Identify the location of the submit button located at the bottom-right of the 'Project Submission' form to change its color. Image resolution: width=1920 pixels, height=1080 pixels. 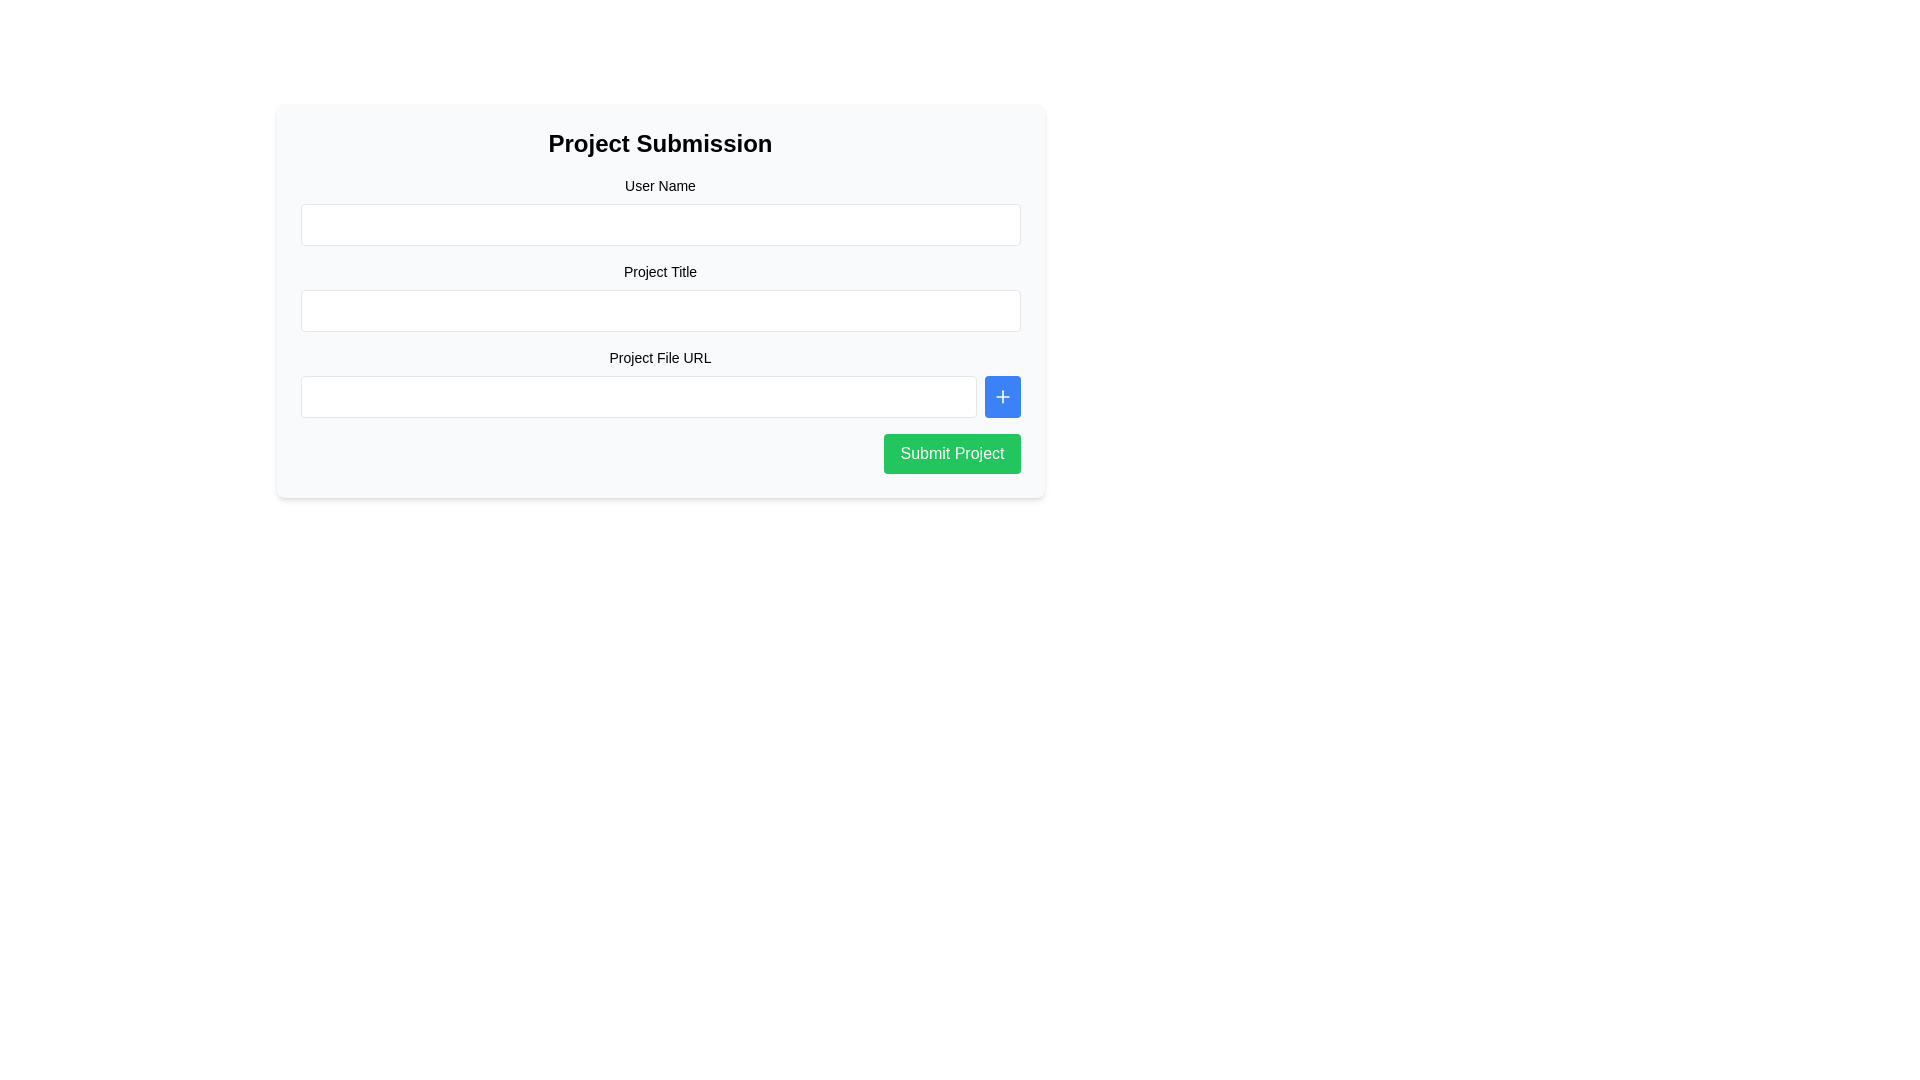
(951, 454).